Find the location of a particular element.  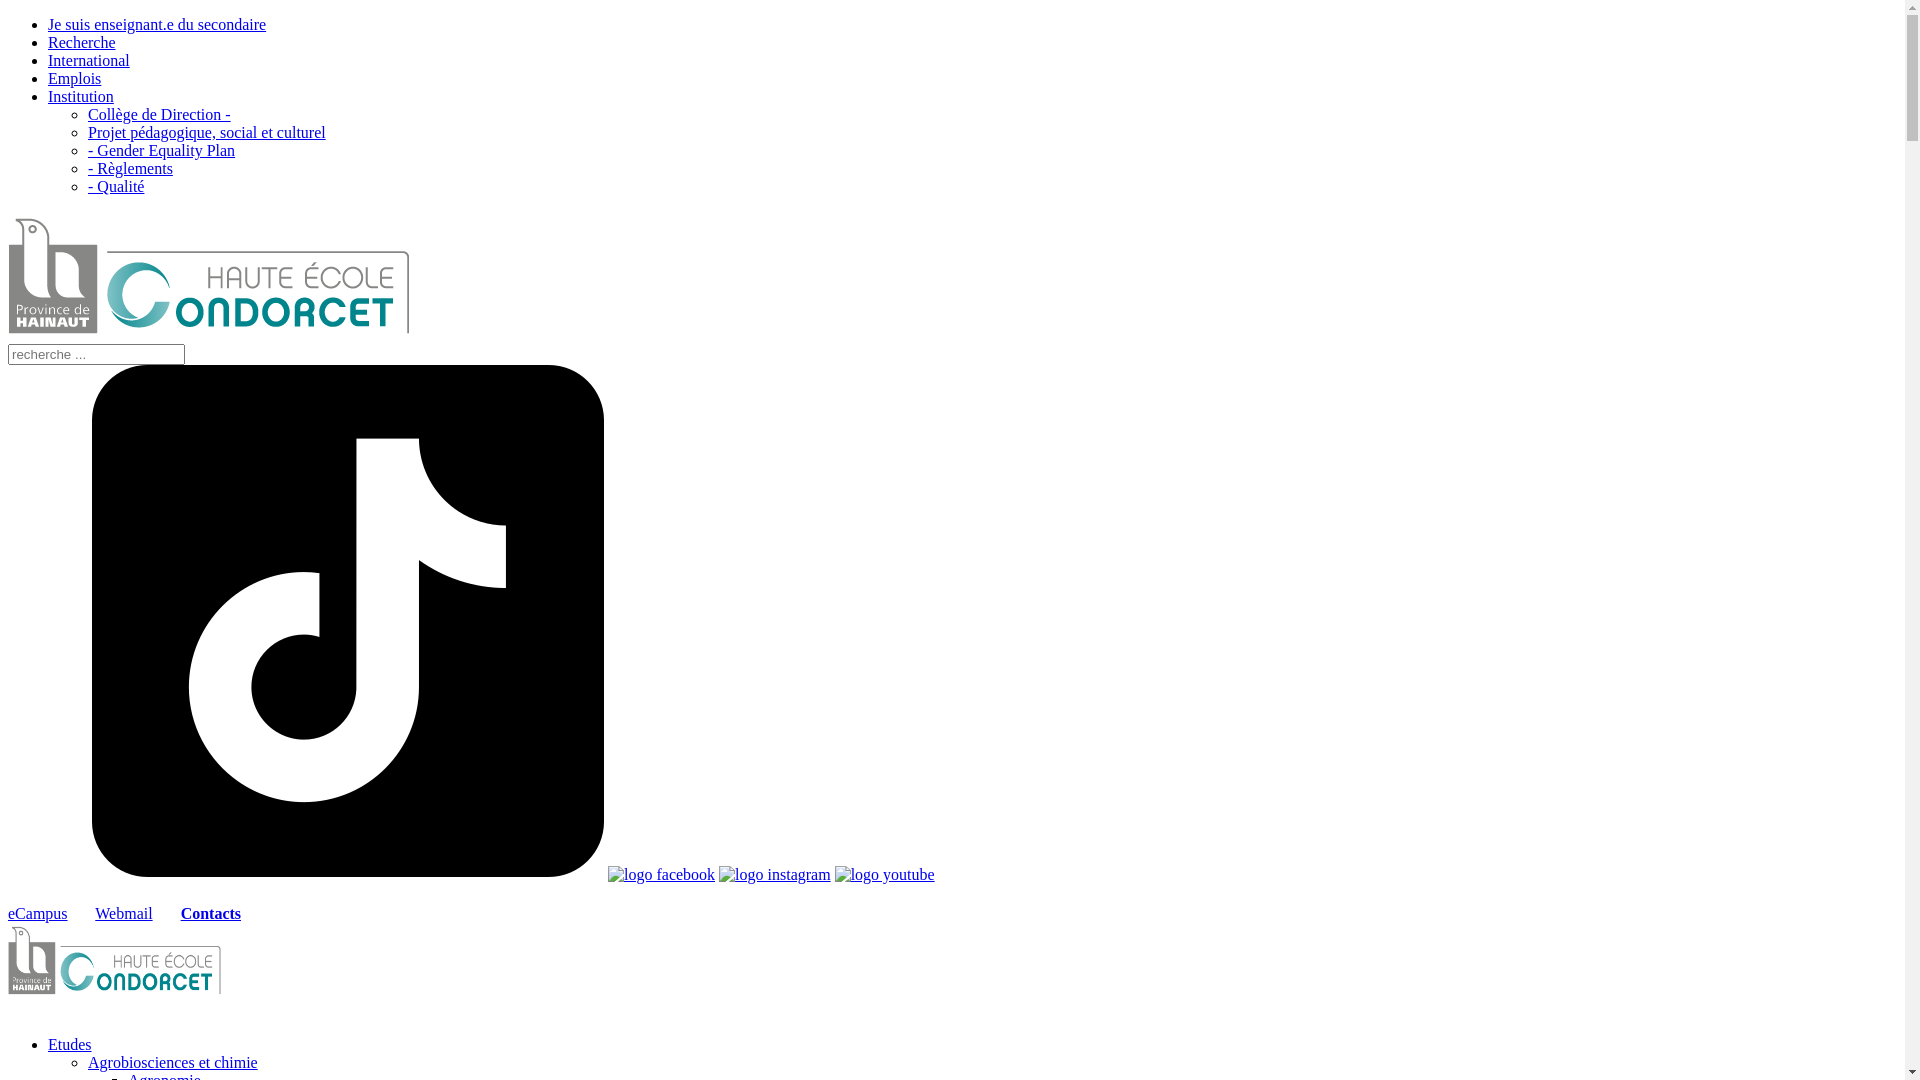

'Recherche' is located at coordinates (48, 42).